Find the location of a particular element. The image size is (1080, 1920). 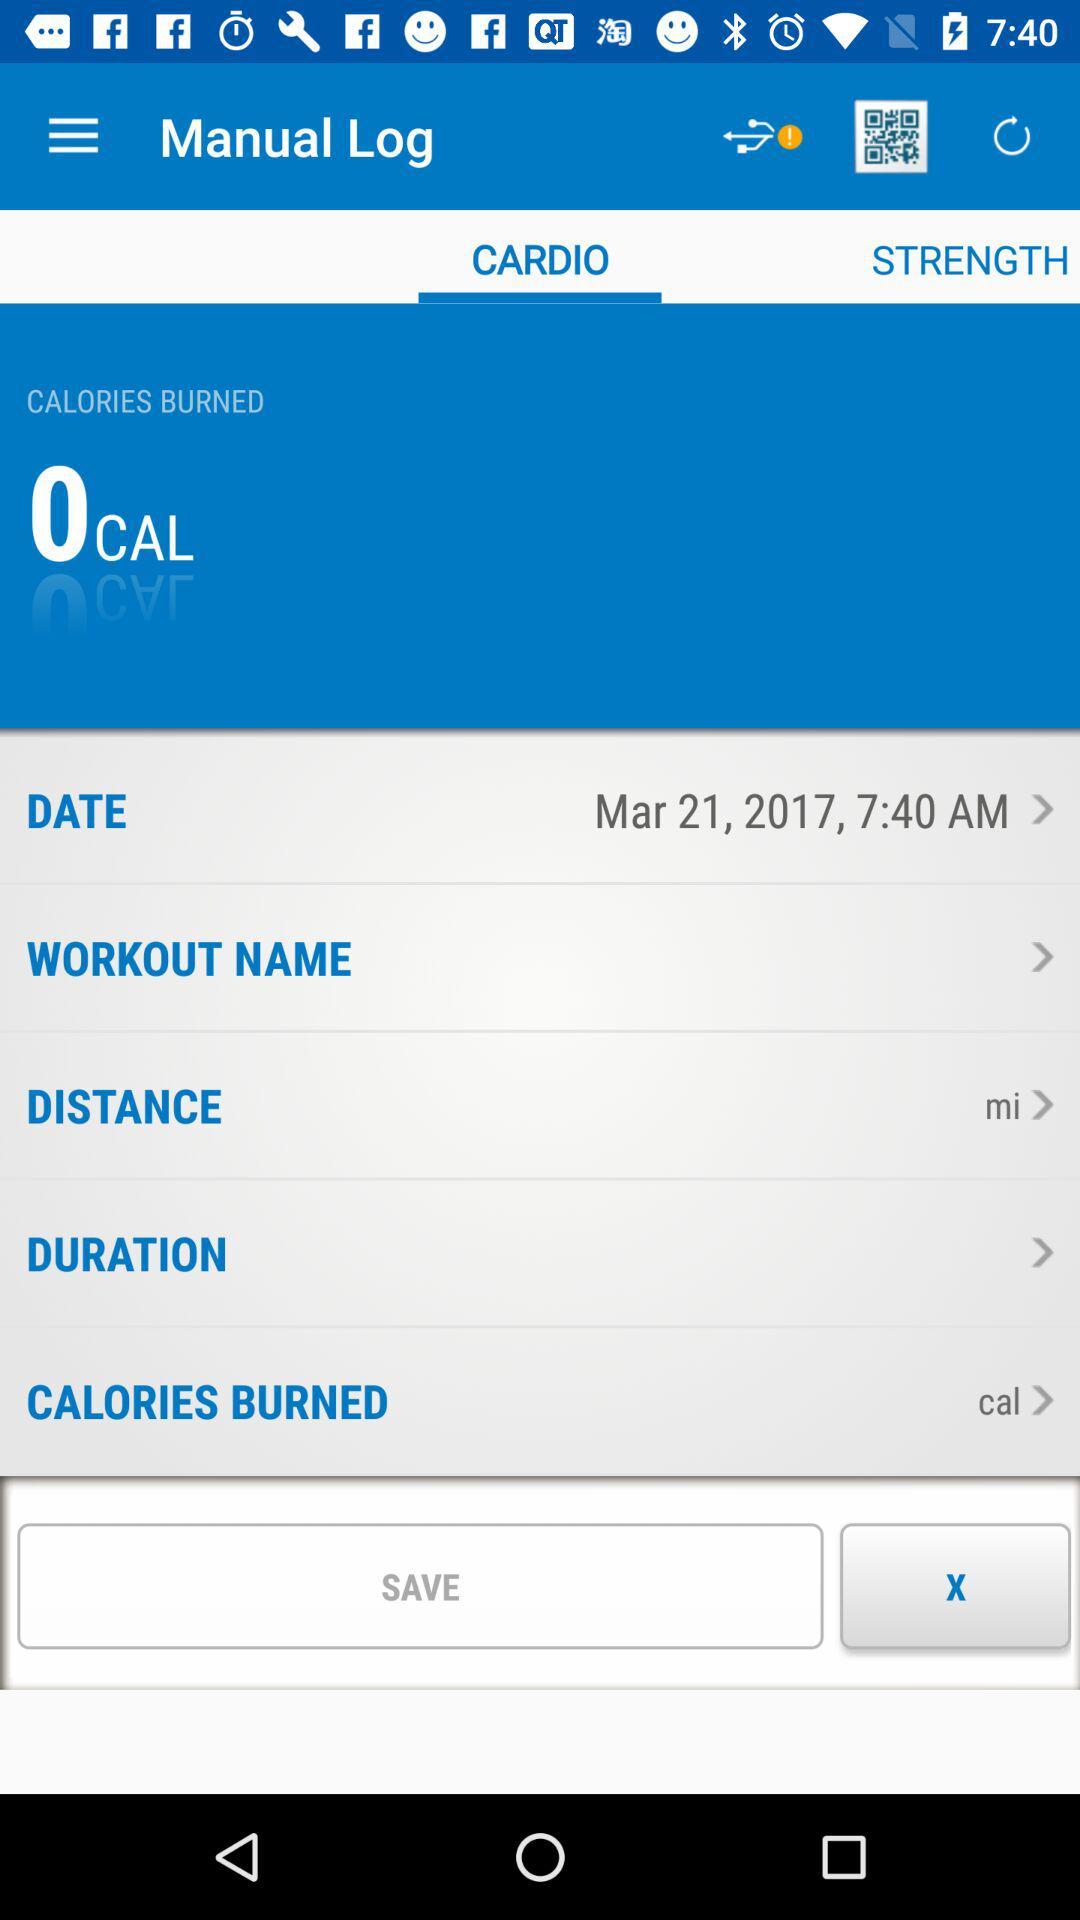

save item is located at coordinates (419, 1585).